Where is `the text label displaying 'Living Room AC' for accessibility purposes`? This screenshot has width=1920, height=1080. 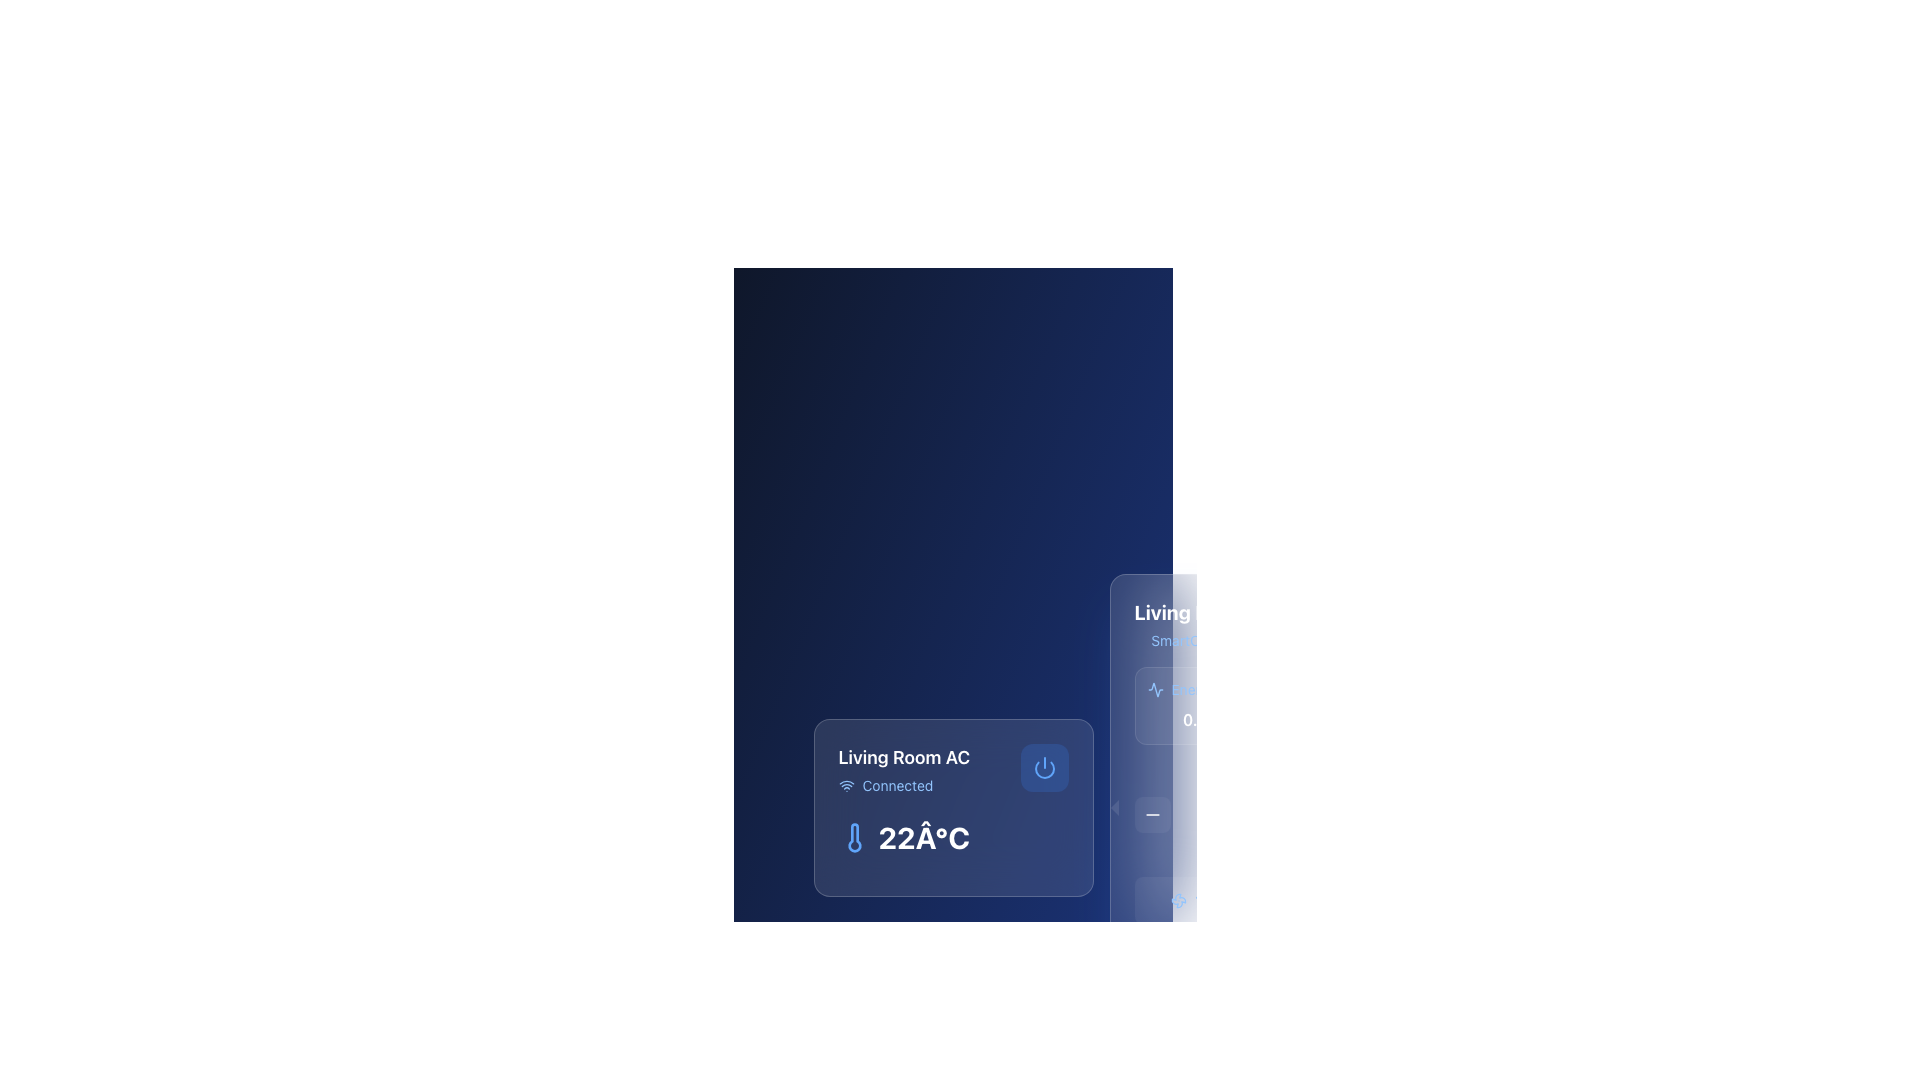
the text label displaying 'Living Room AC' for accessibility purposes is located at coordinates (1299, 623).